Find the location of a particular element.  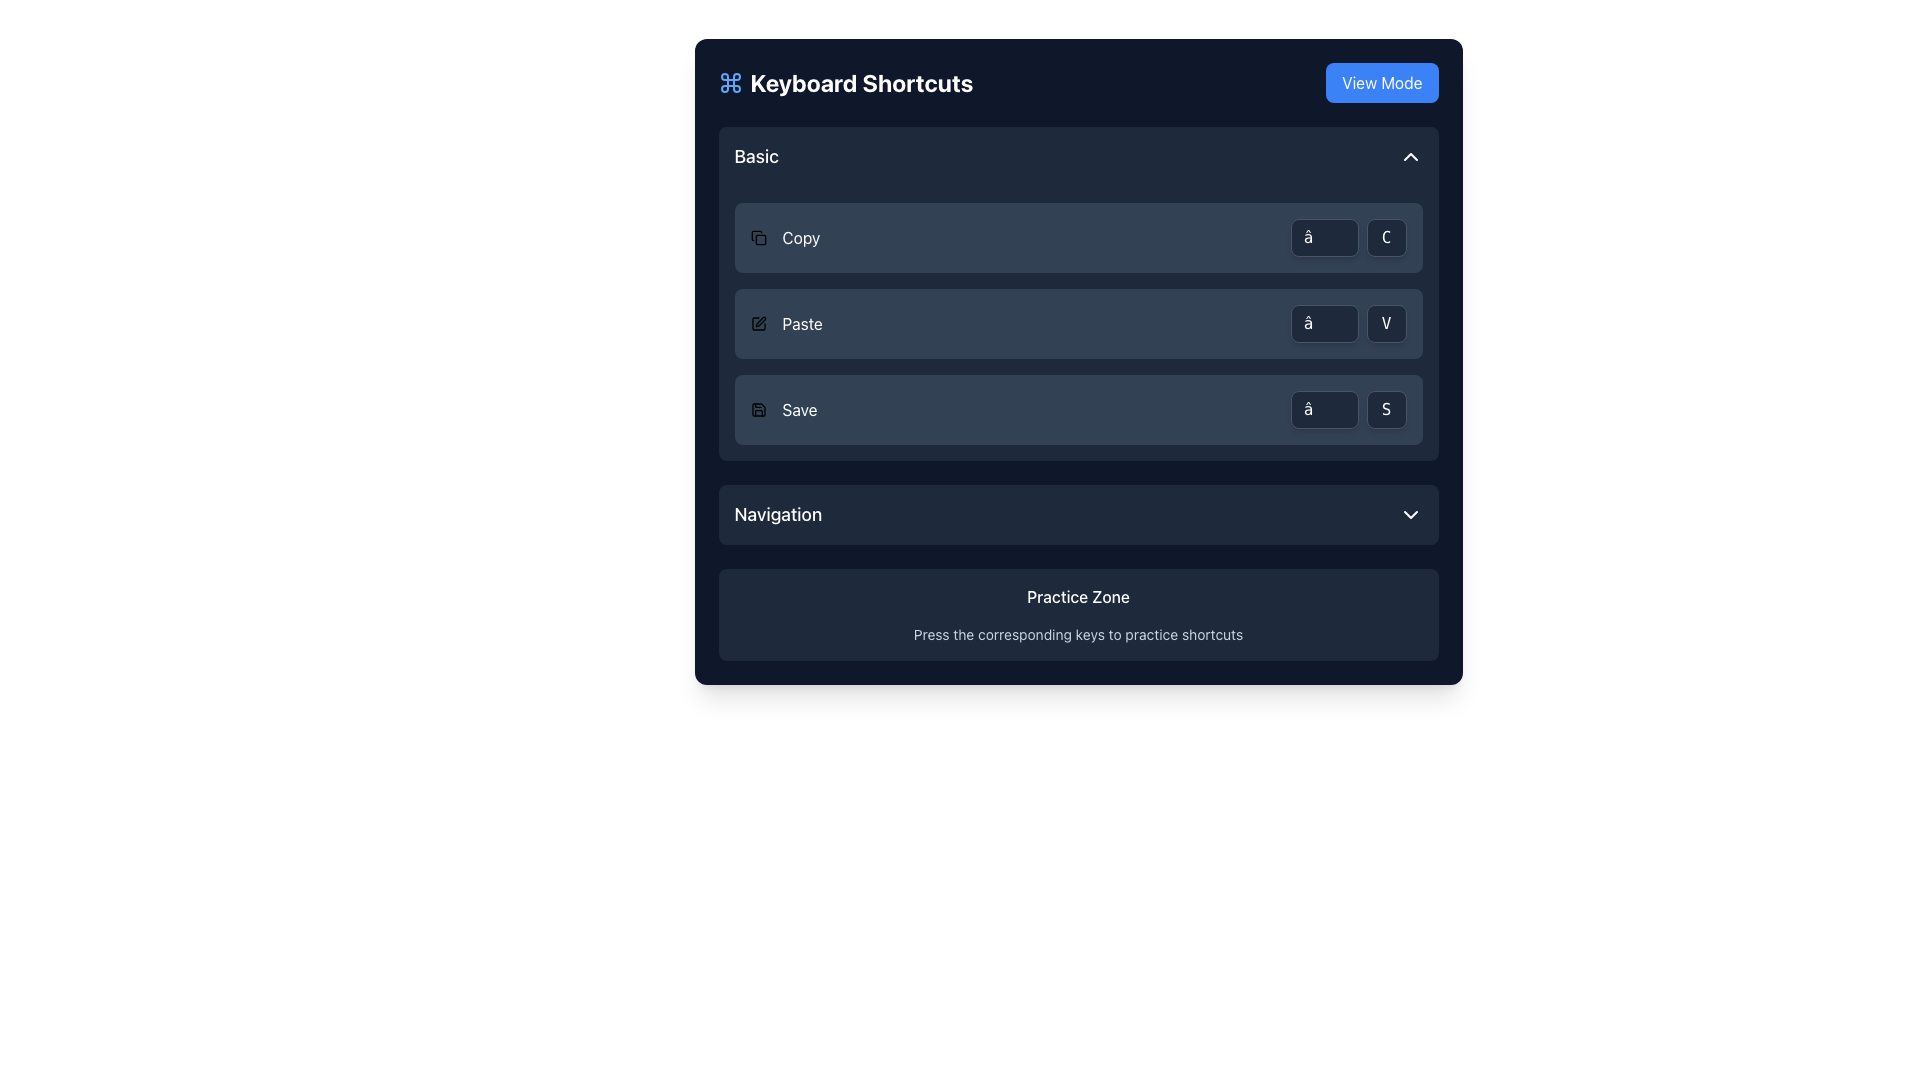

the first Static display row in the 'Keyboard Shortcuts' panel that displays the 'Copy' command and its keyboard shortcut is located at coordinates (1077, 237).